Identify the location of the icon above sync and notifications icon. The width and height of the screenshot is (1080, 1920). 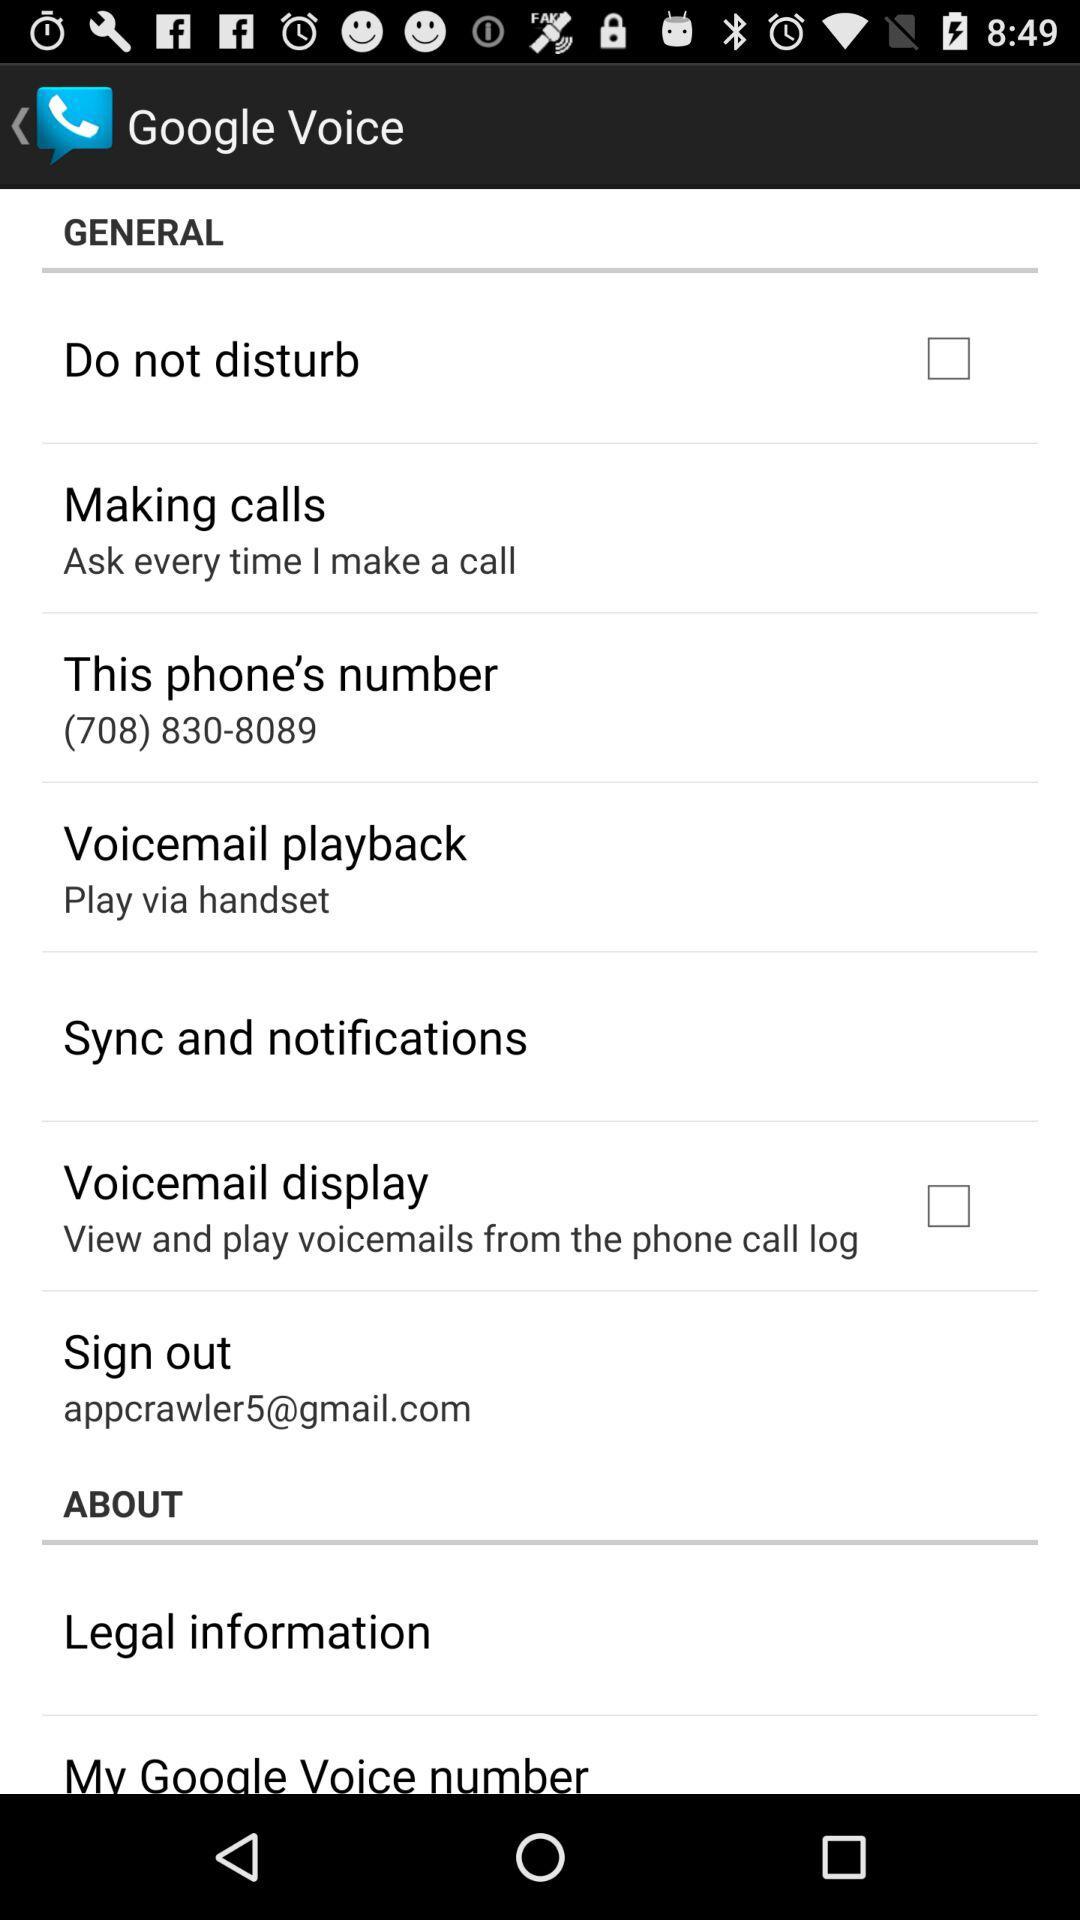
(196, 897).